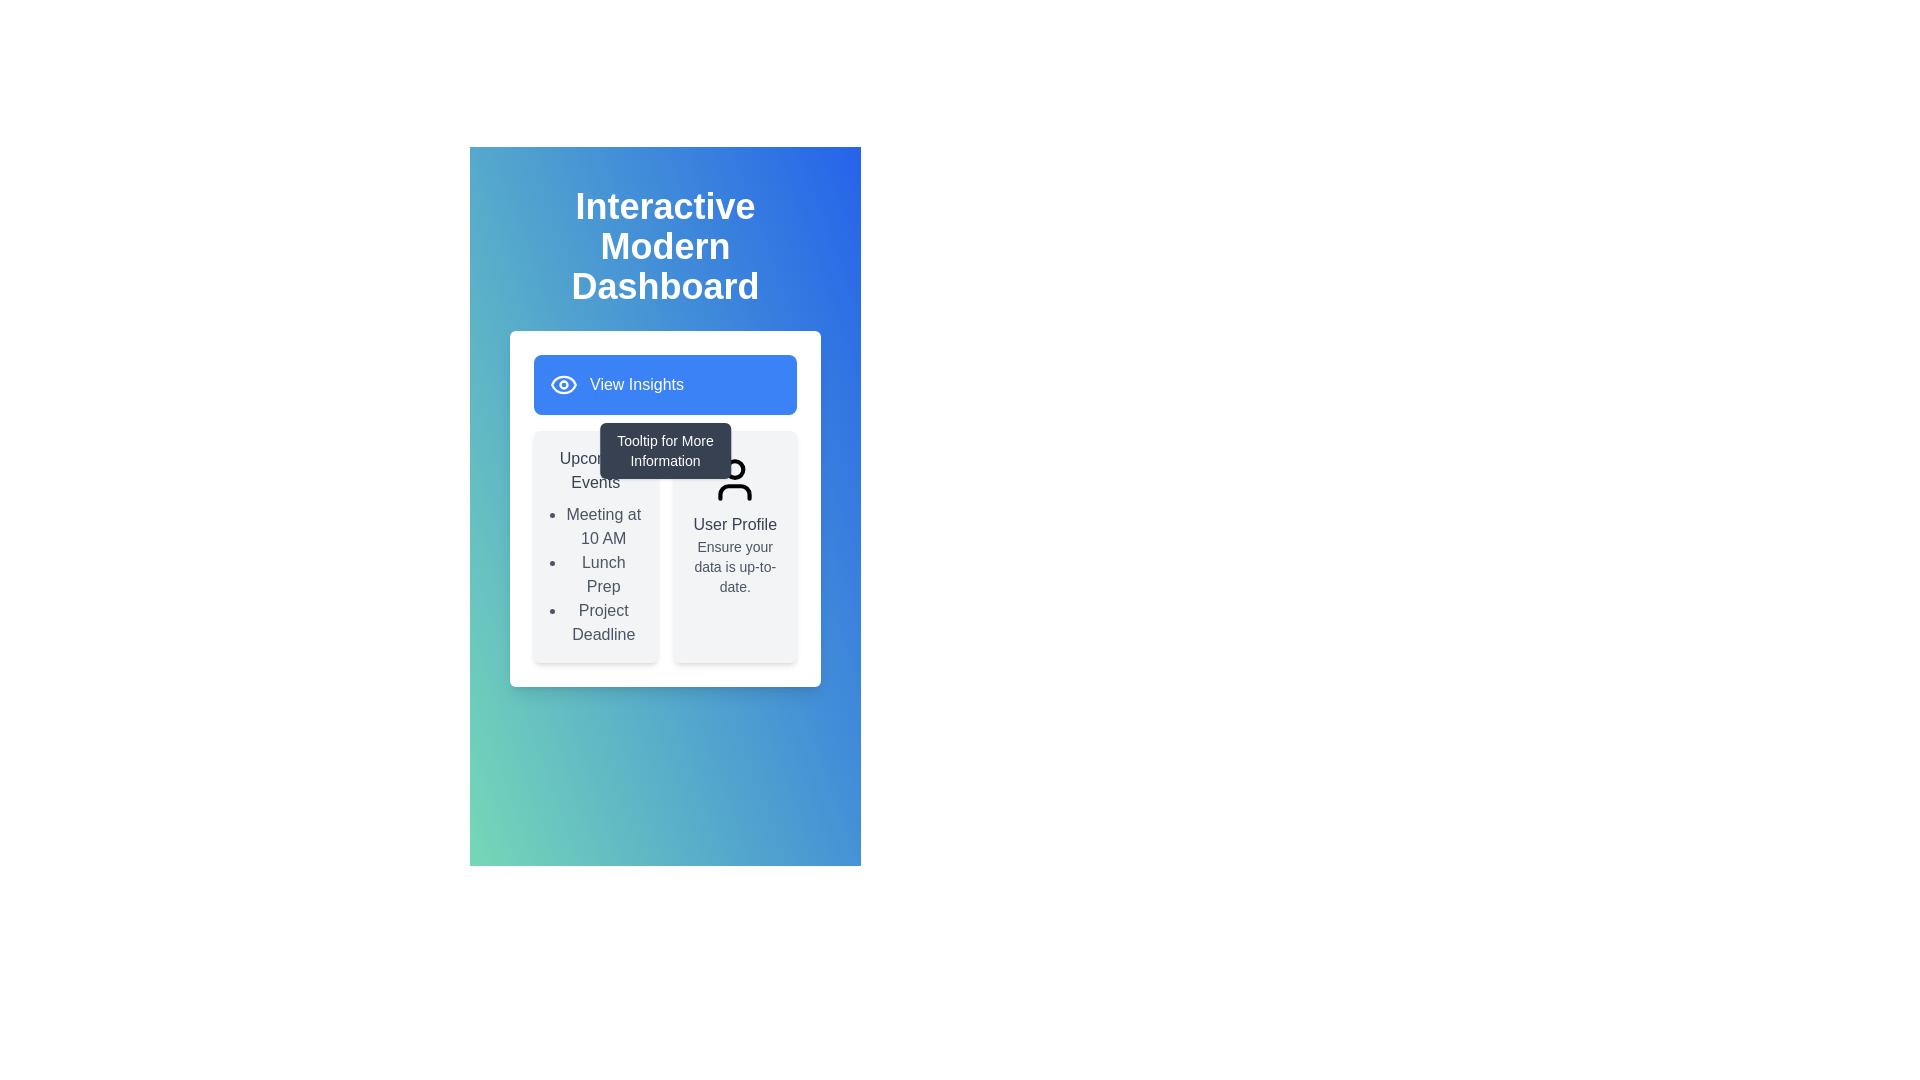 Image resolution: width=1920 pixels, height=1080 pixels. What do you see at coordinates (594, 547) in the screenshot?
I see `text contained in the informational card titled 'Upcoming Events', which includes a list of events such as 'Meeting at 10 AM', 'Lunch Prep', and 'Project Deadline'` at bounding box center [594, 547].